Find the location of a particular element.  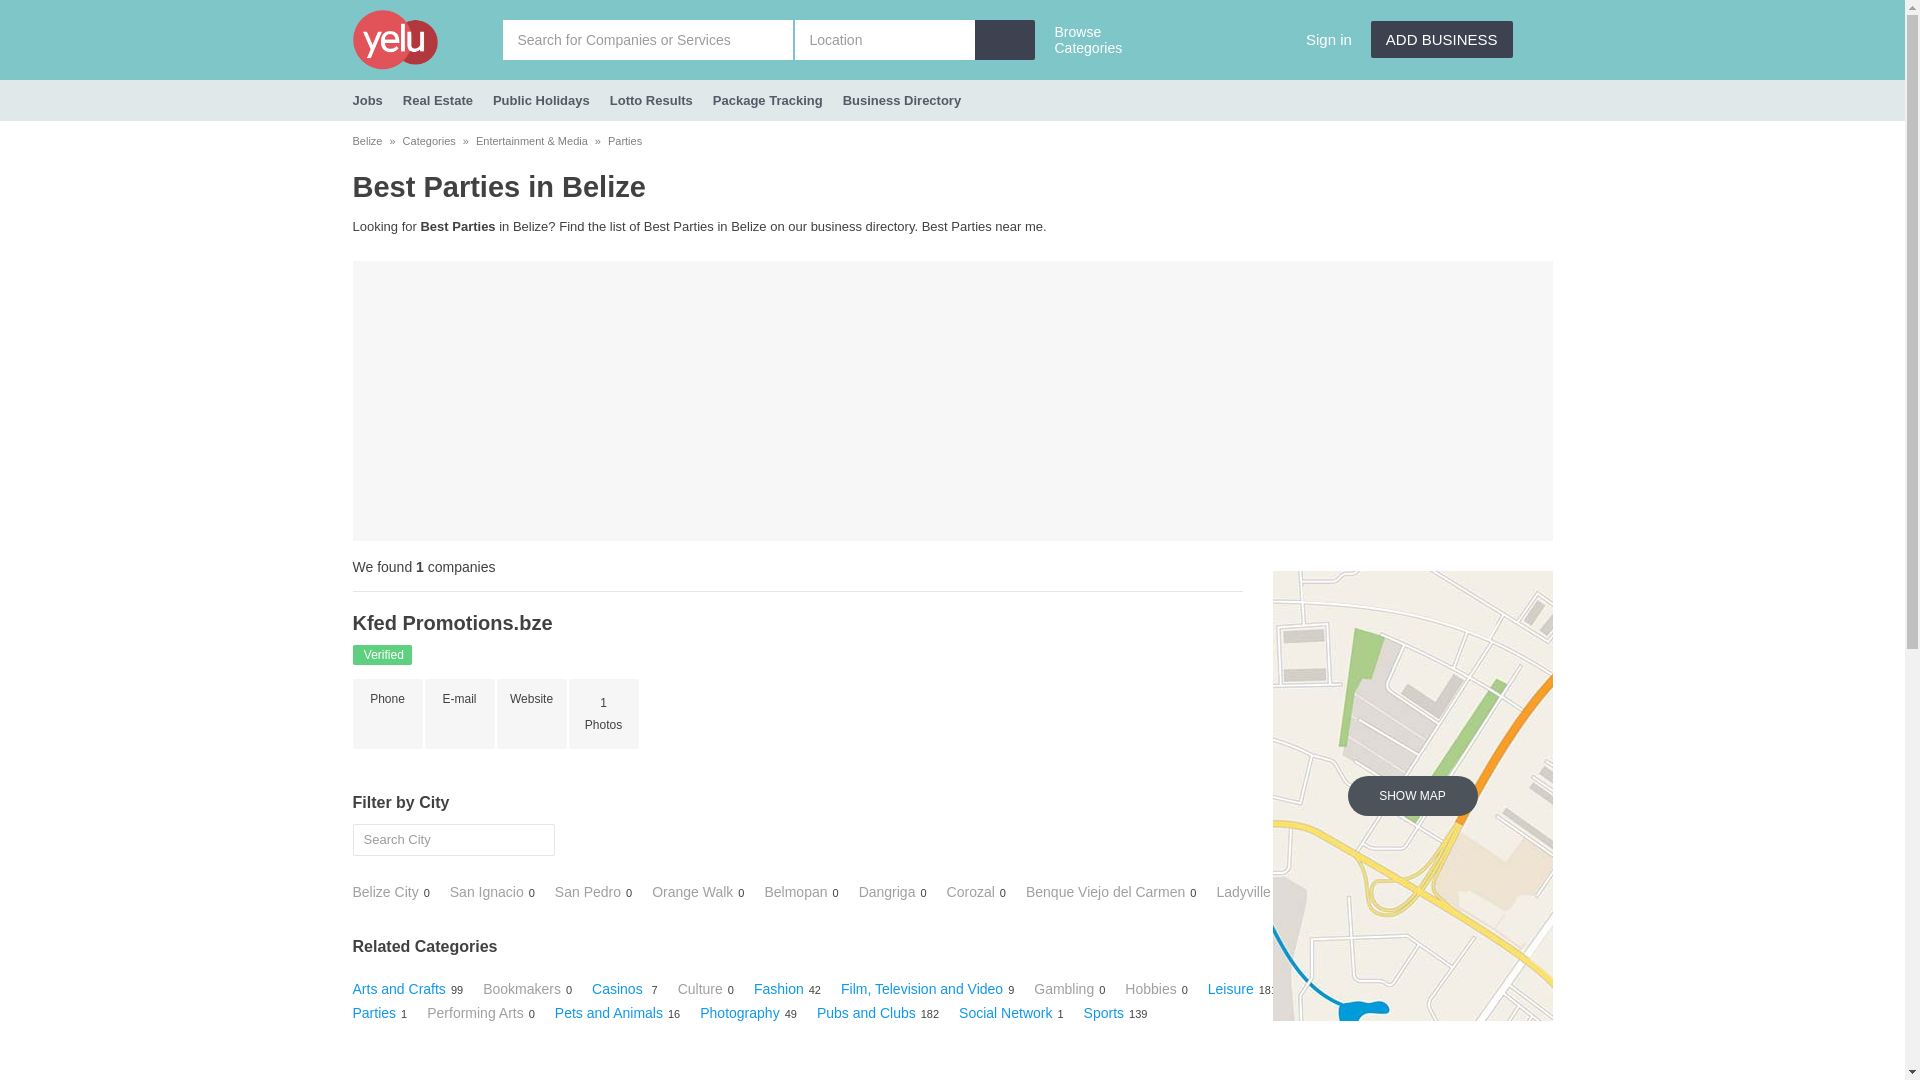

'Sports' is located at coordinates (1103, 1013).